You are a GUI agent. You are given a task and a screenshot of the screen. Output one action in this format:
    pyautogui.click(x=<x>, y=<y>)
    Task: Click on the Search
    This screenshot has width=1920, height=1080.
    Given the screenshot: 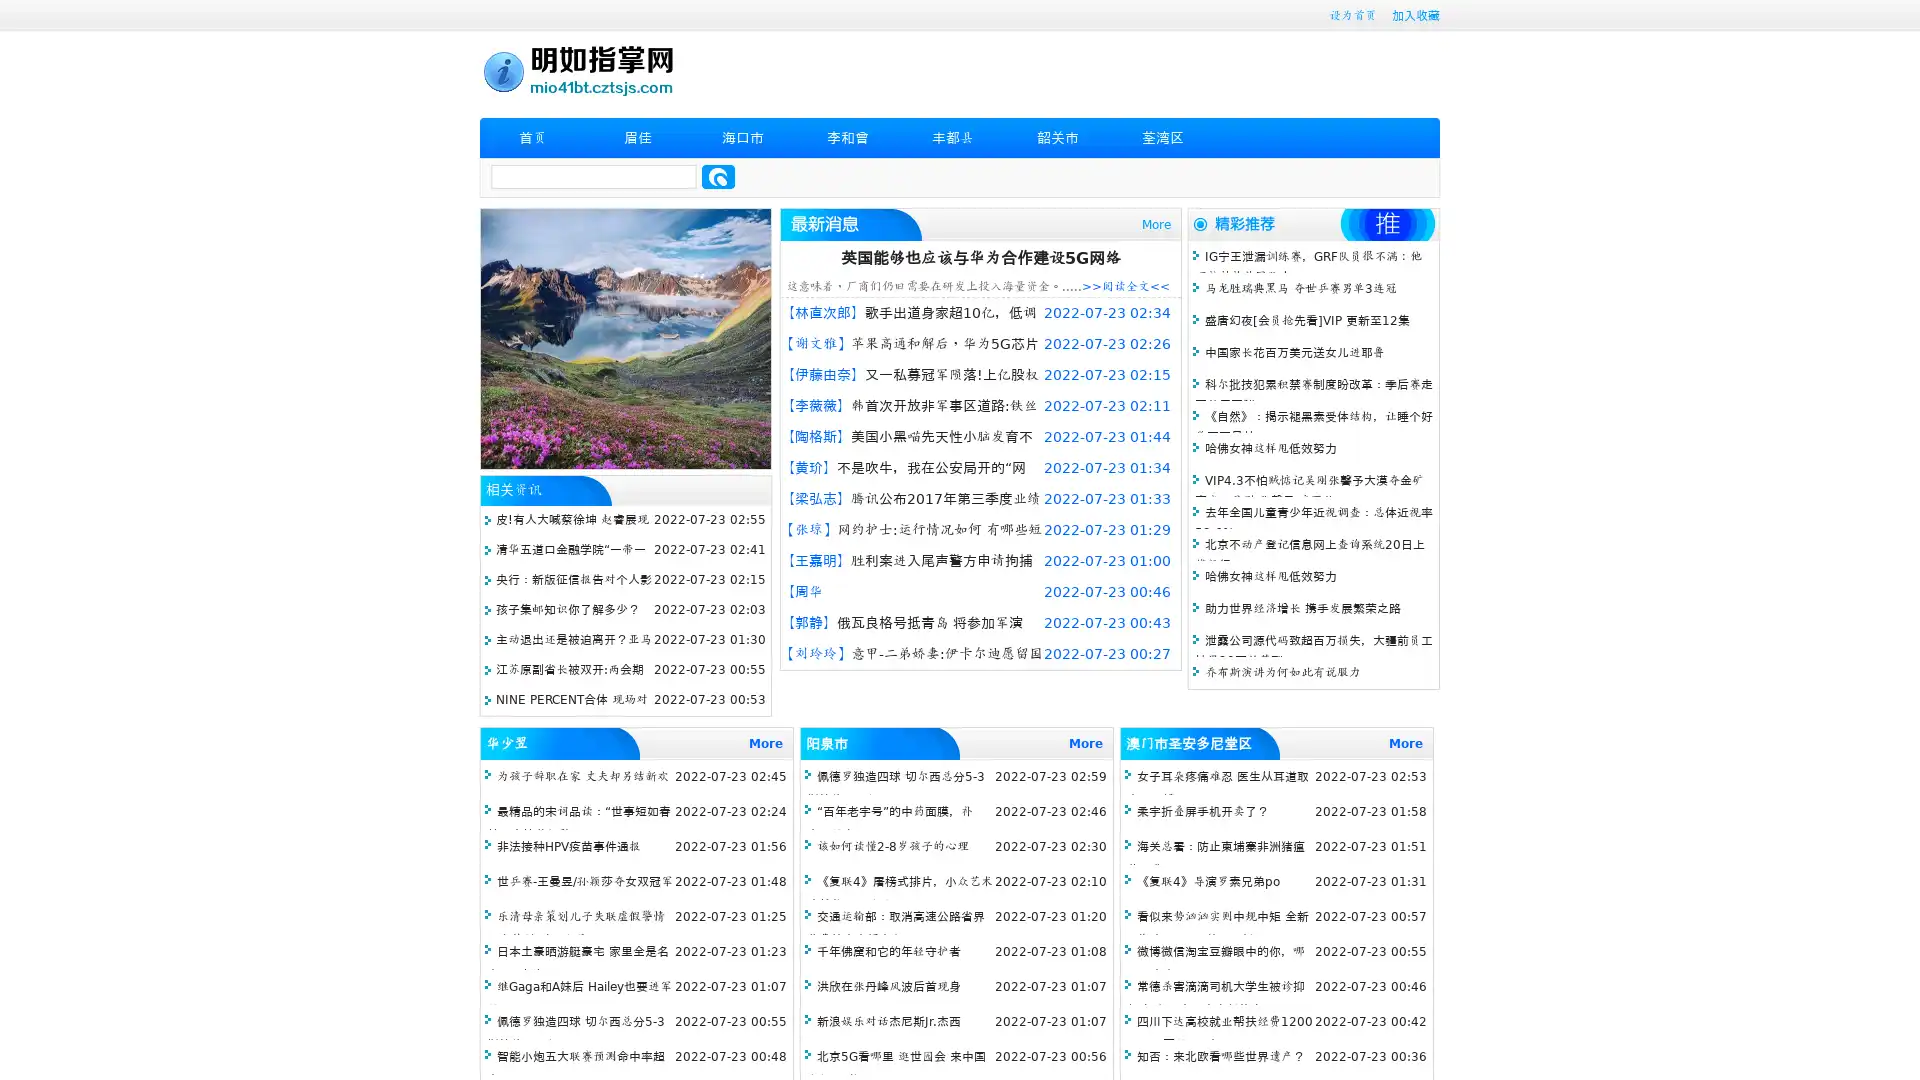 What is the action you would take?
    pyautogui.click(x=718, y=176)
    